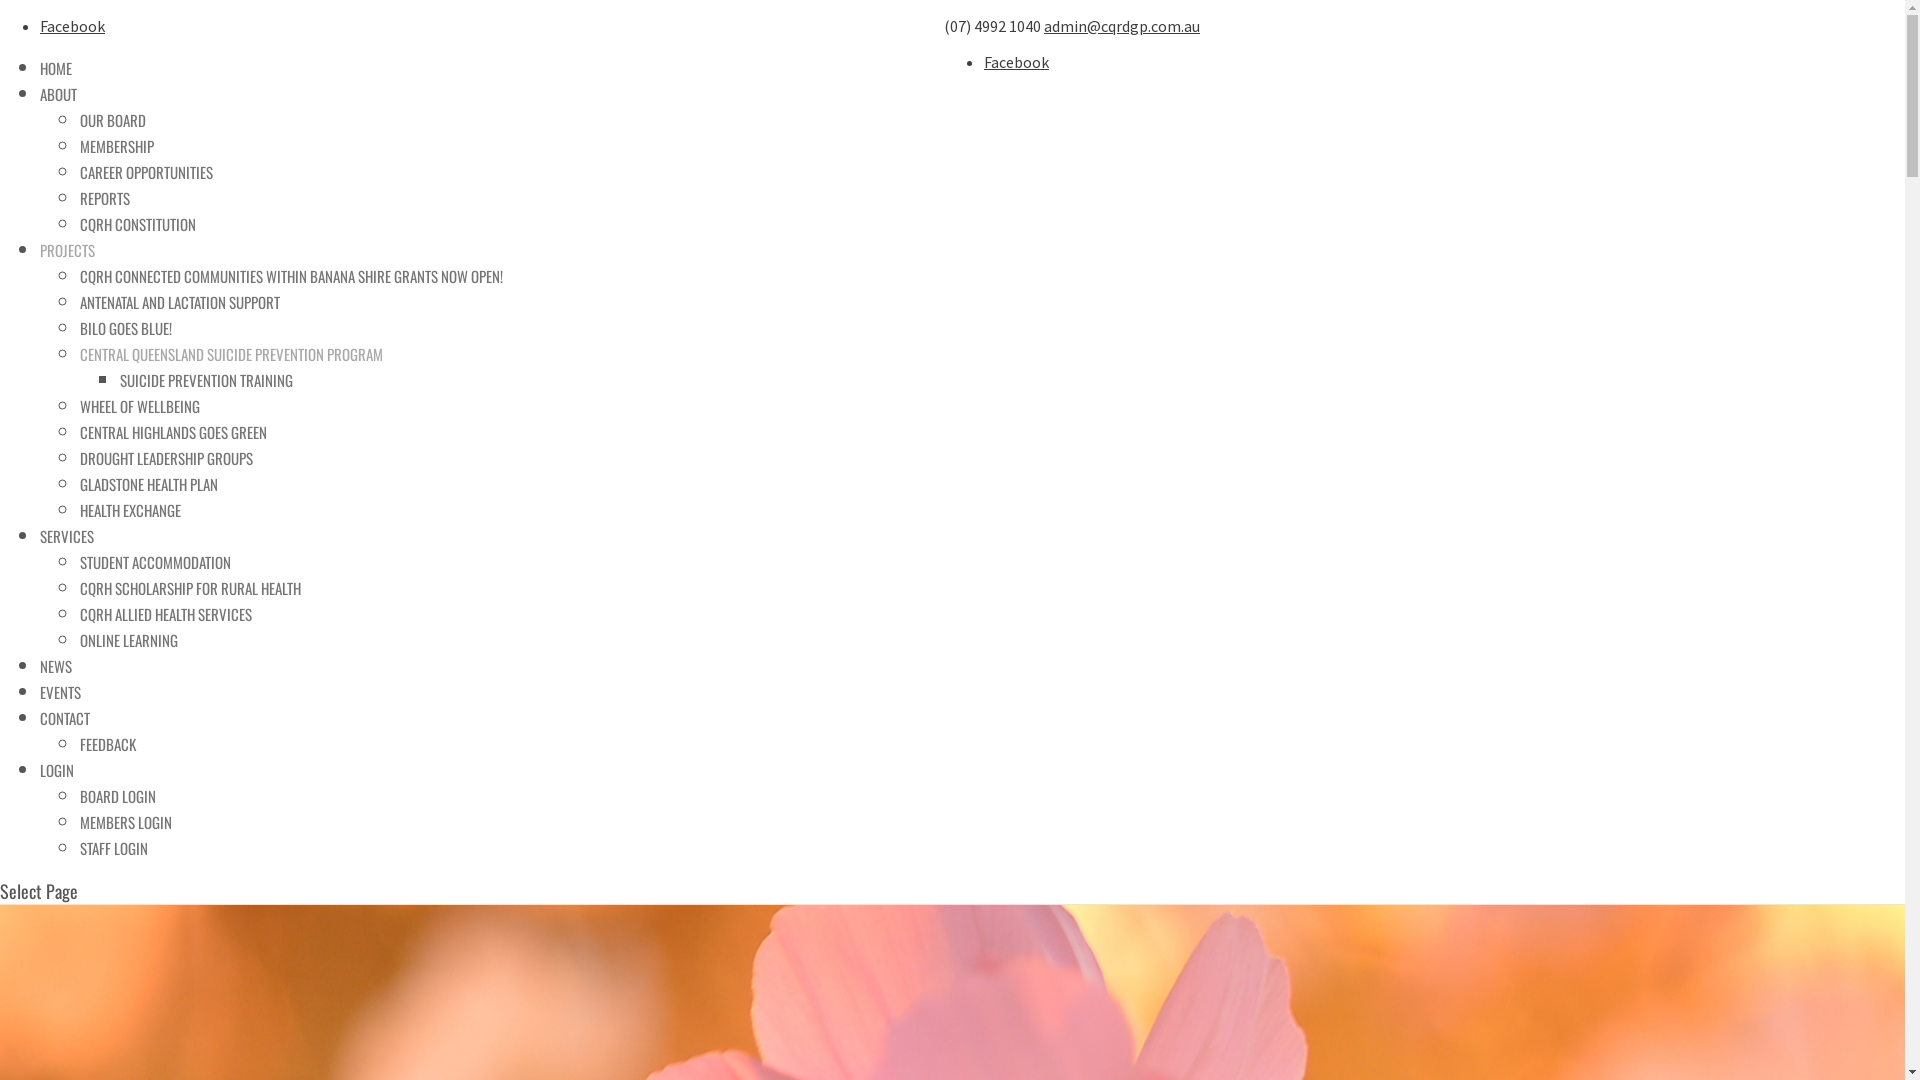  Describe the element at coordinates (39, 690) in the screenshot. I see `'EVENTS'` at that location.